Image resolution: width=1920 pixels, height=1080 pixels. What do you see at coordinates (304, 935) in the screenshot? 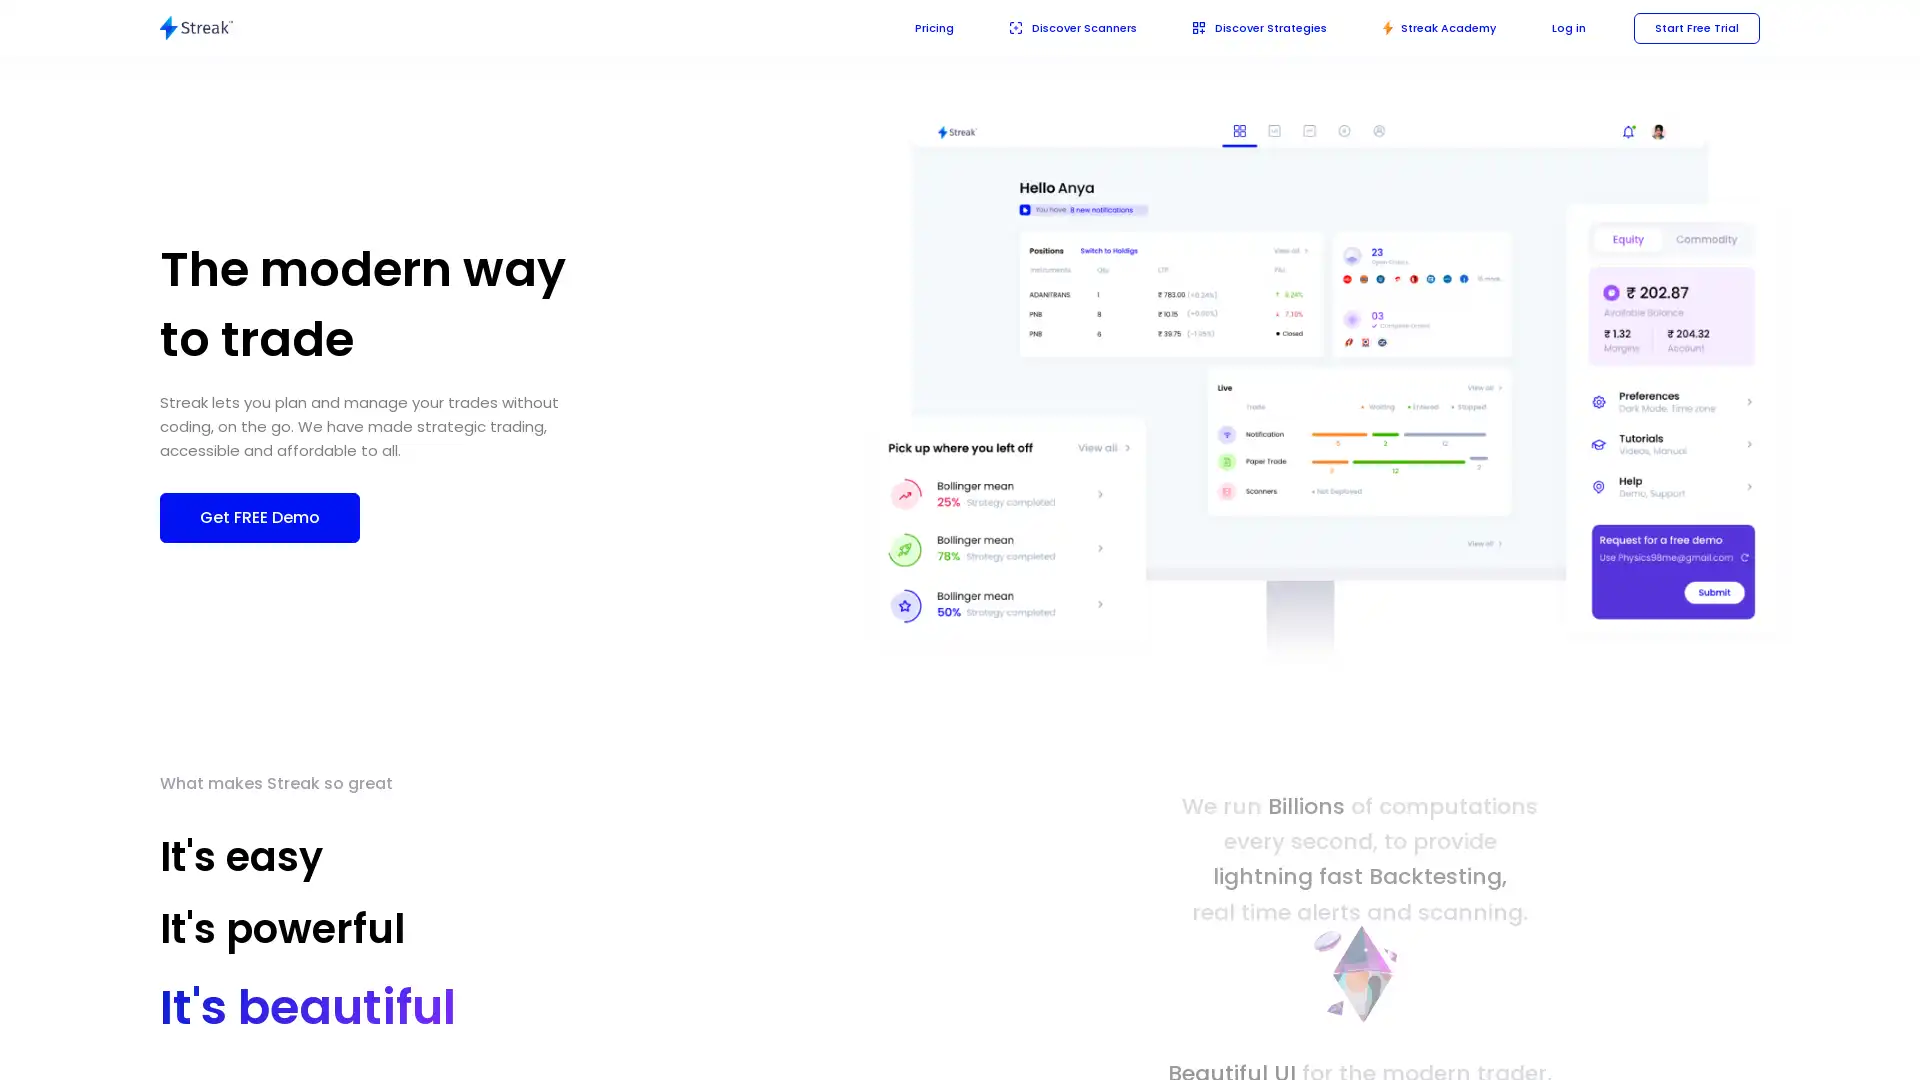
I see `It's powerful` at bounding box center [304, 935].